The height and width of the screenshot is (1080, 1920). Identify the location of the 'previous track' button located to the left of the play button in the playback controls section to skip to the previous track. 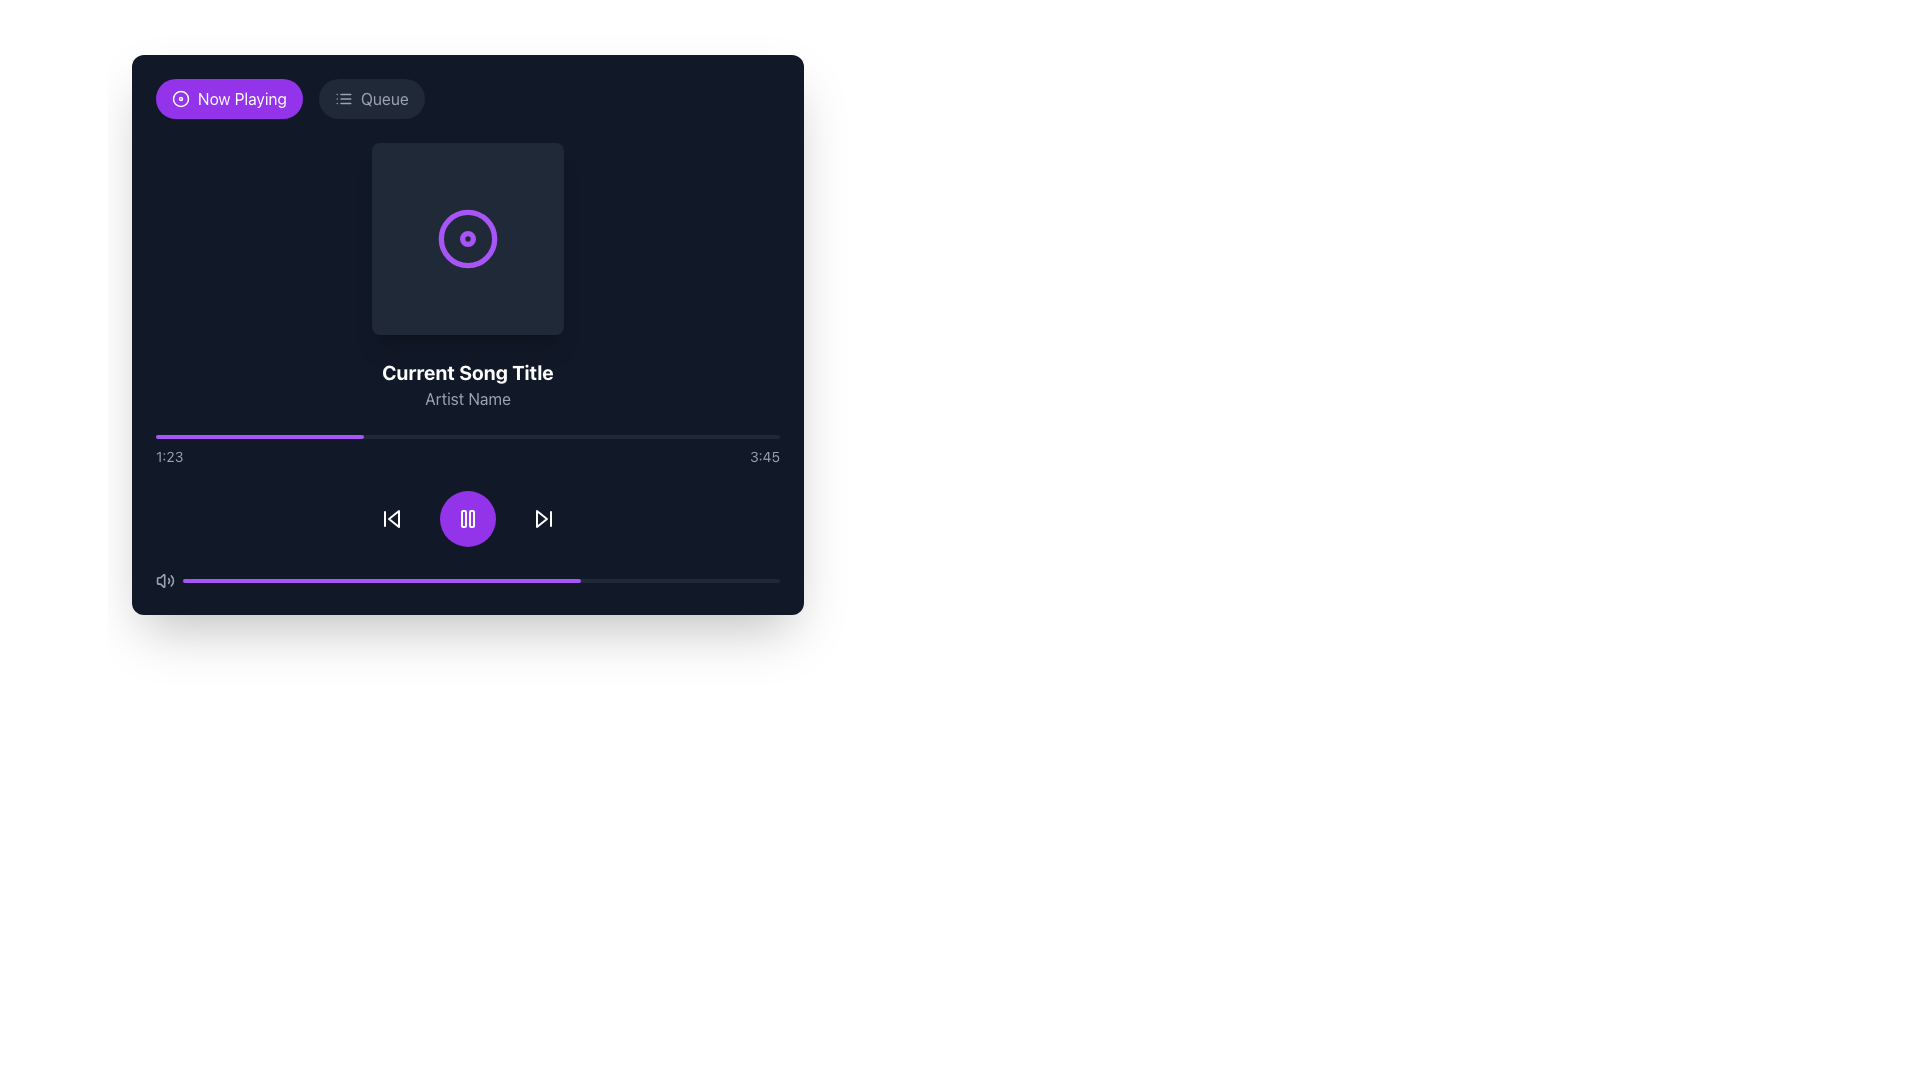
(392, 518).